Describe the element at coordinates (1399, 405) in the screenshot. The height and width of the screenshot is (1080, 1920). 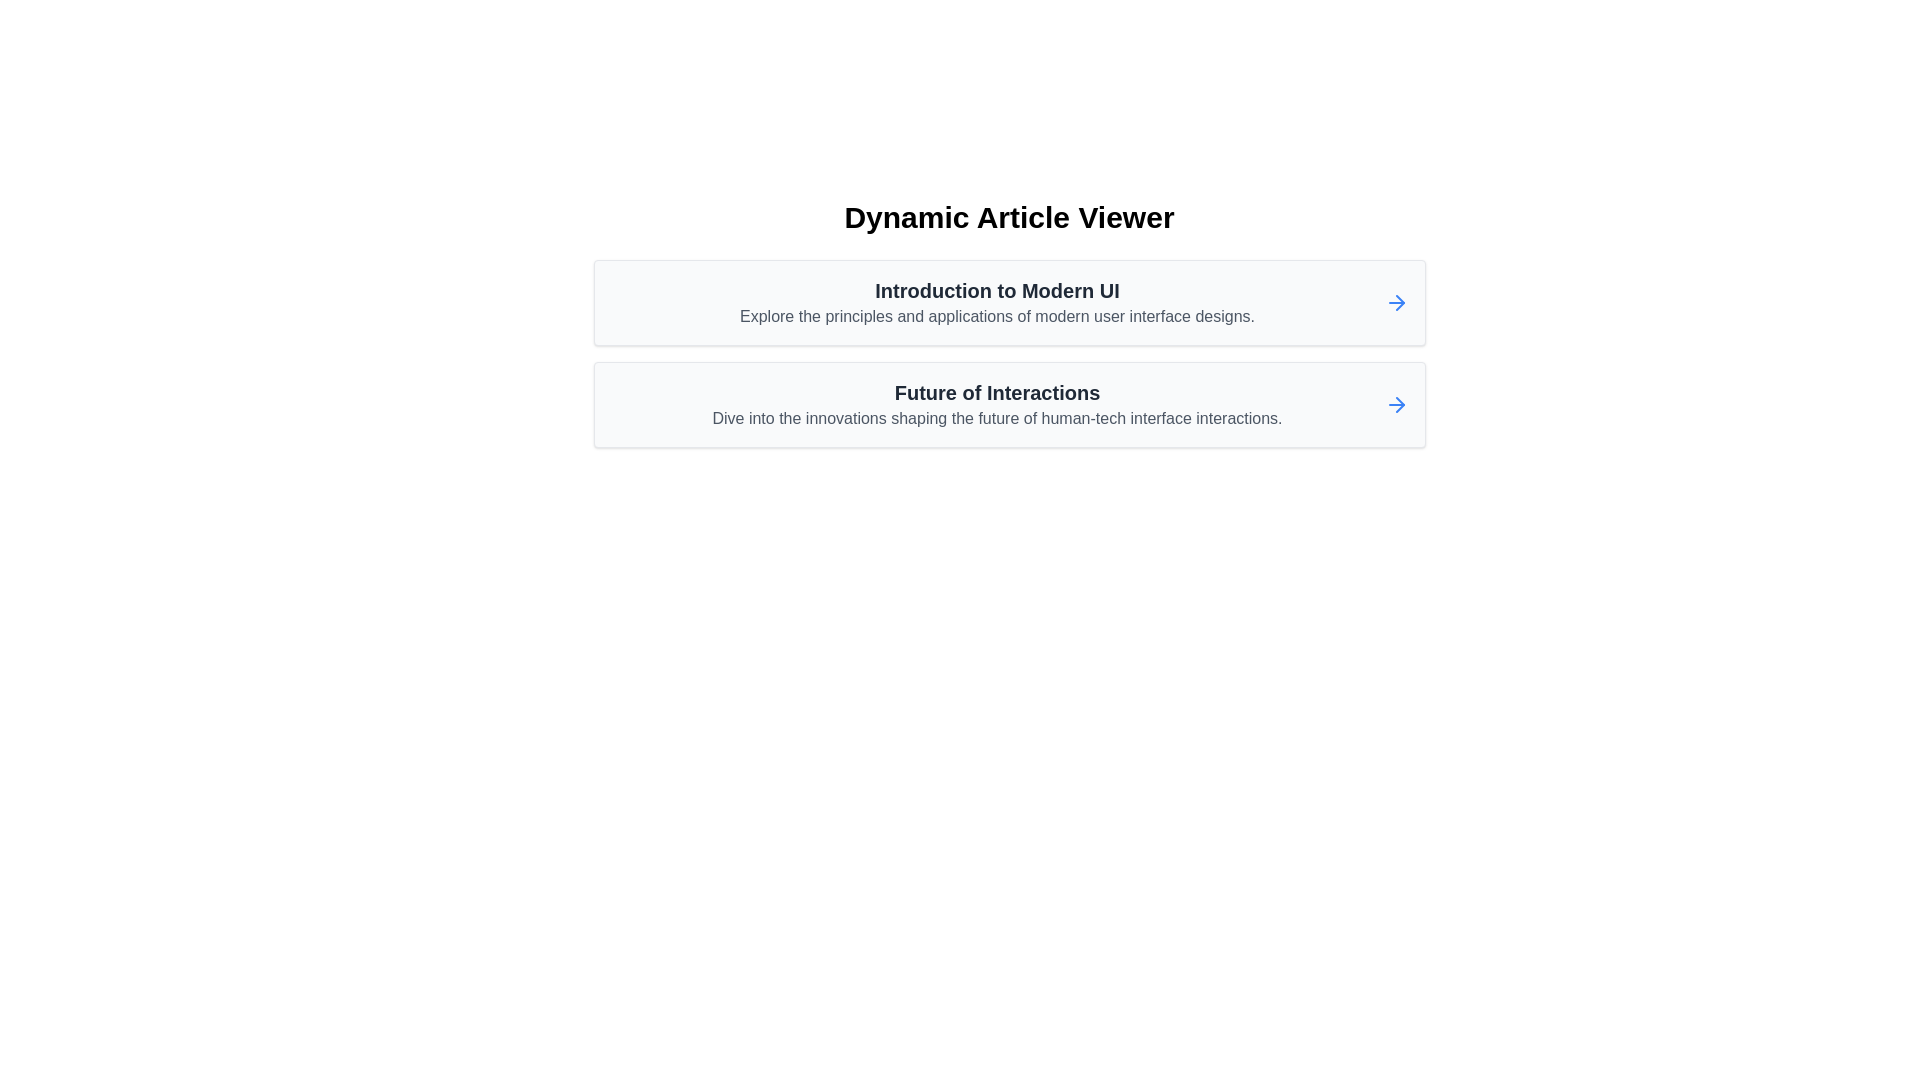
I see `the navigation icon located on the right side of the second item in the list, adjacent to the 'Future of Interactions' text` at that location.